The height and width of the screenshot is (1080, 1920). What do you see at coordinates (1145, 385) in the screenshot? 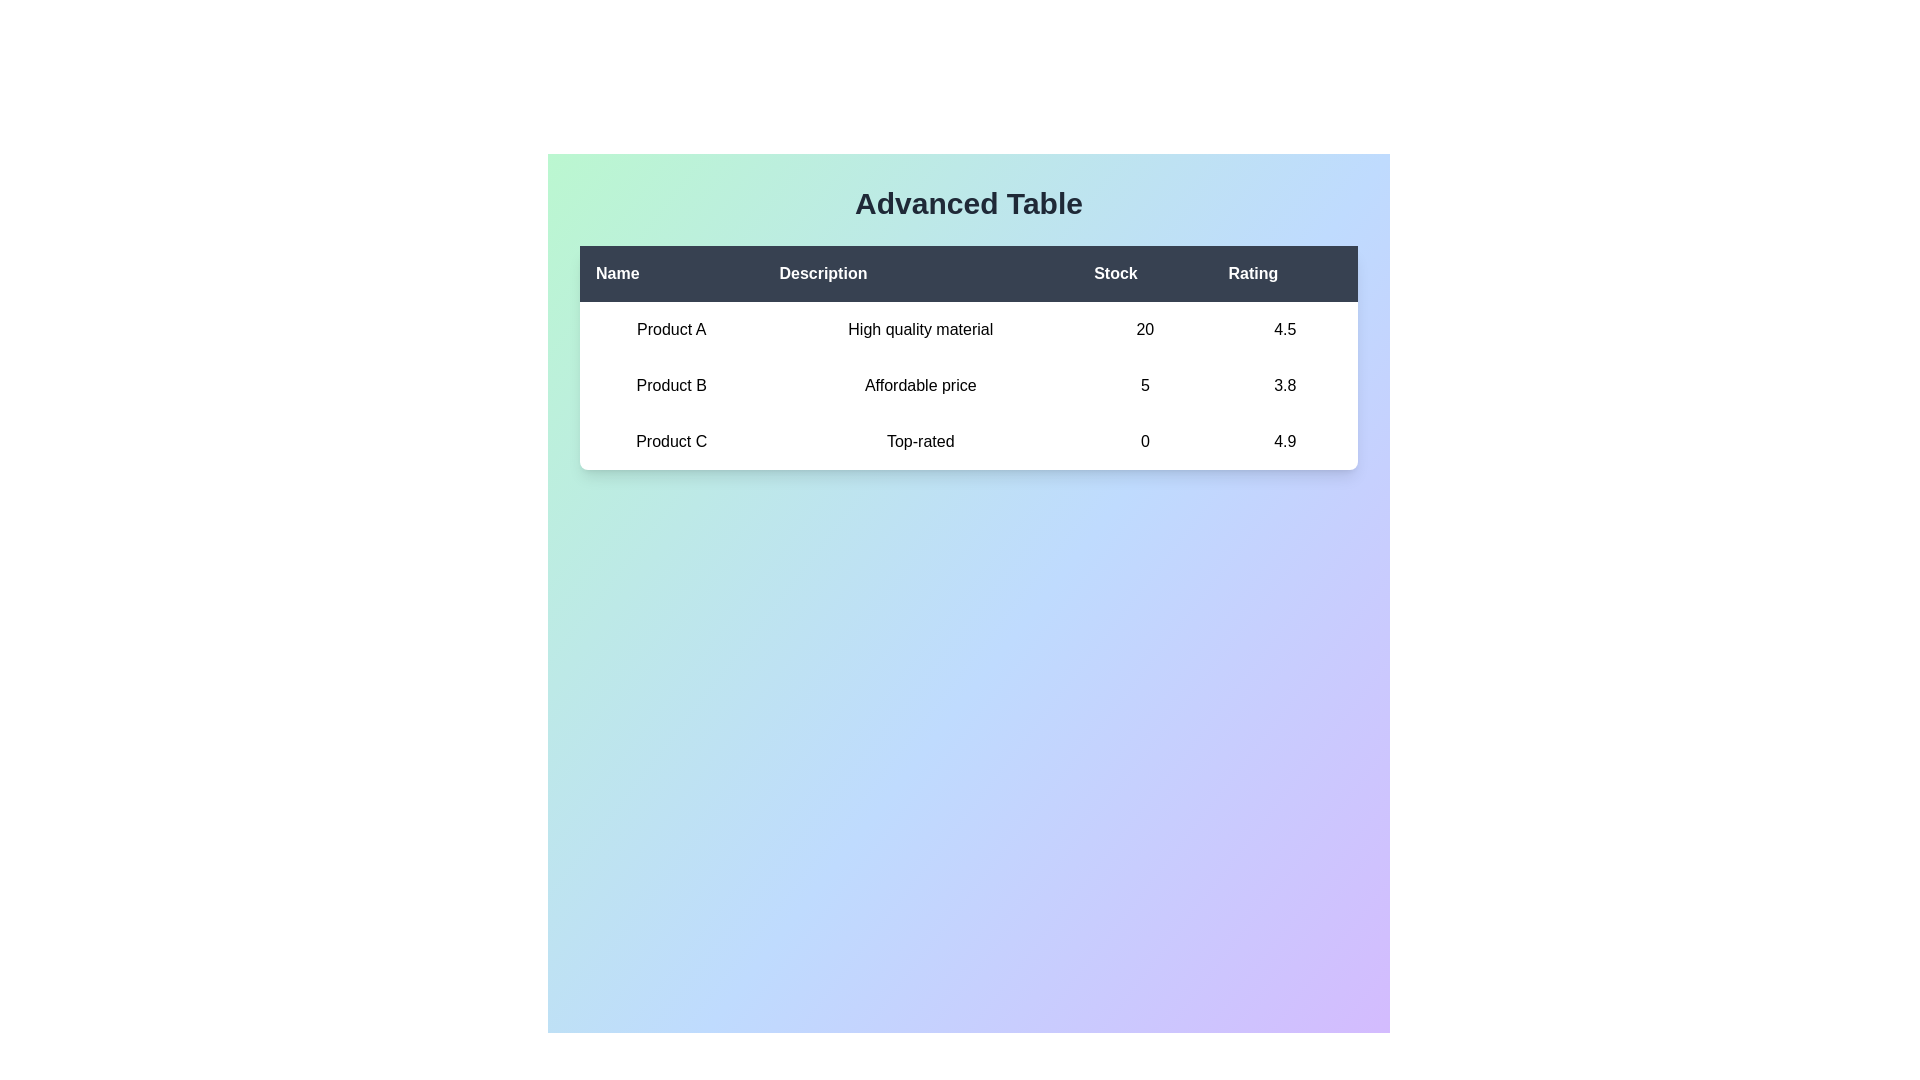
I see `the numeric value displayed in black font against a white background in the third column of the second row of the table, corresponding to the 'Stock' field for 'Product B'` at bounding box center [1145, 385].